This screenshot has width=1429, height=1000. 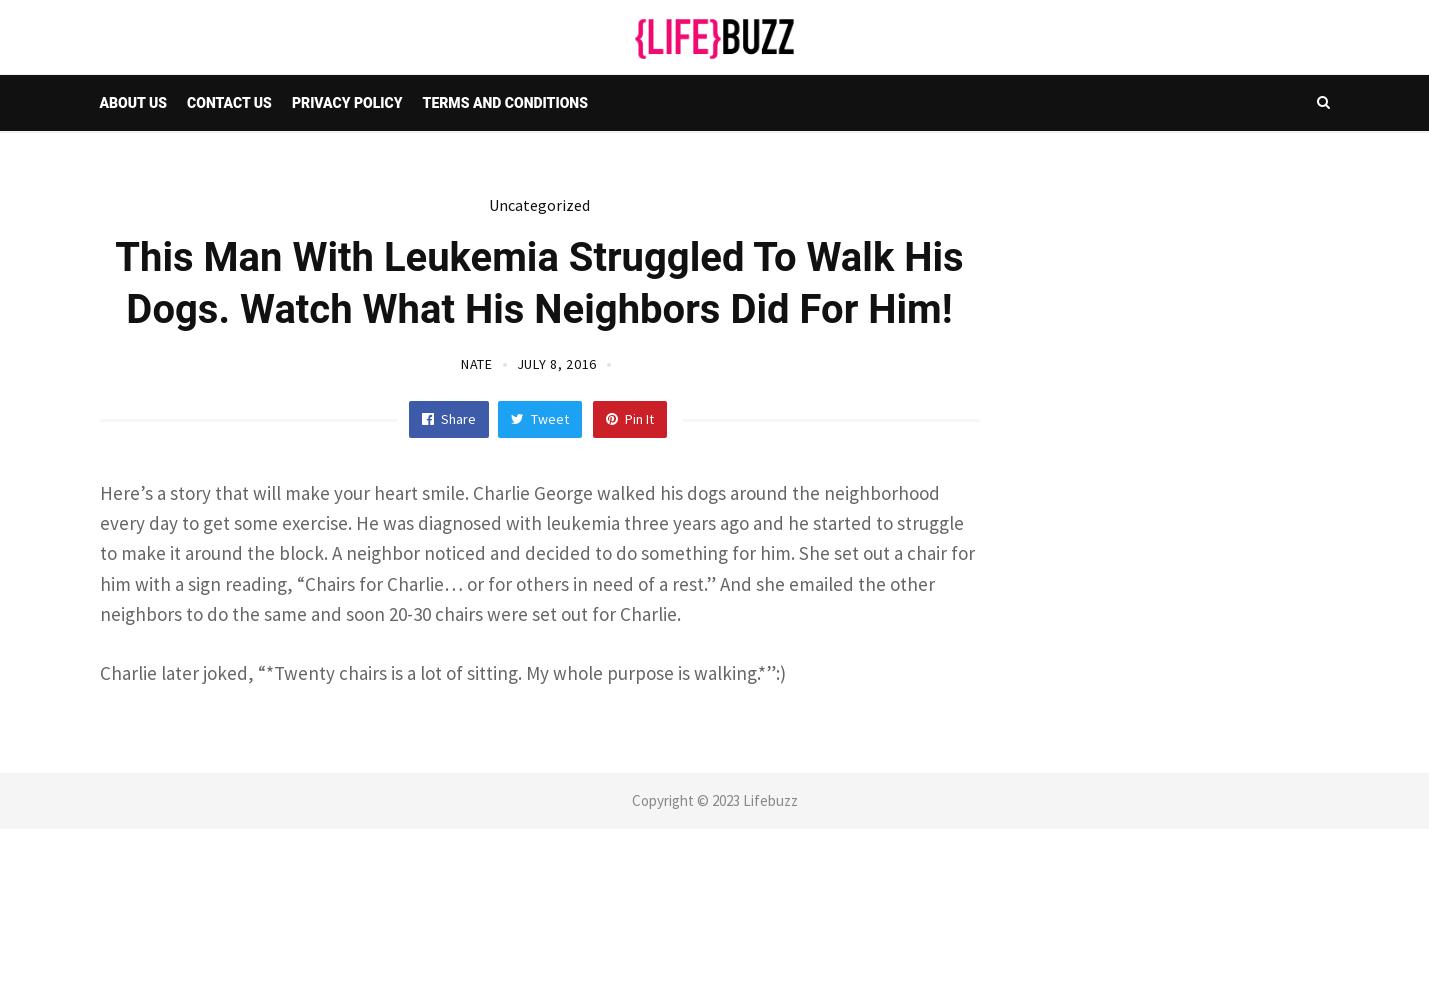 I want to click on 'Uncategorized', so click(x=538, y=204).